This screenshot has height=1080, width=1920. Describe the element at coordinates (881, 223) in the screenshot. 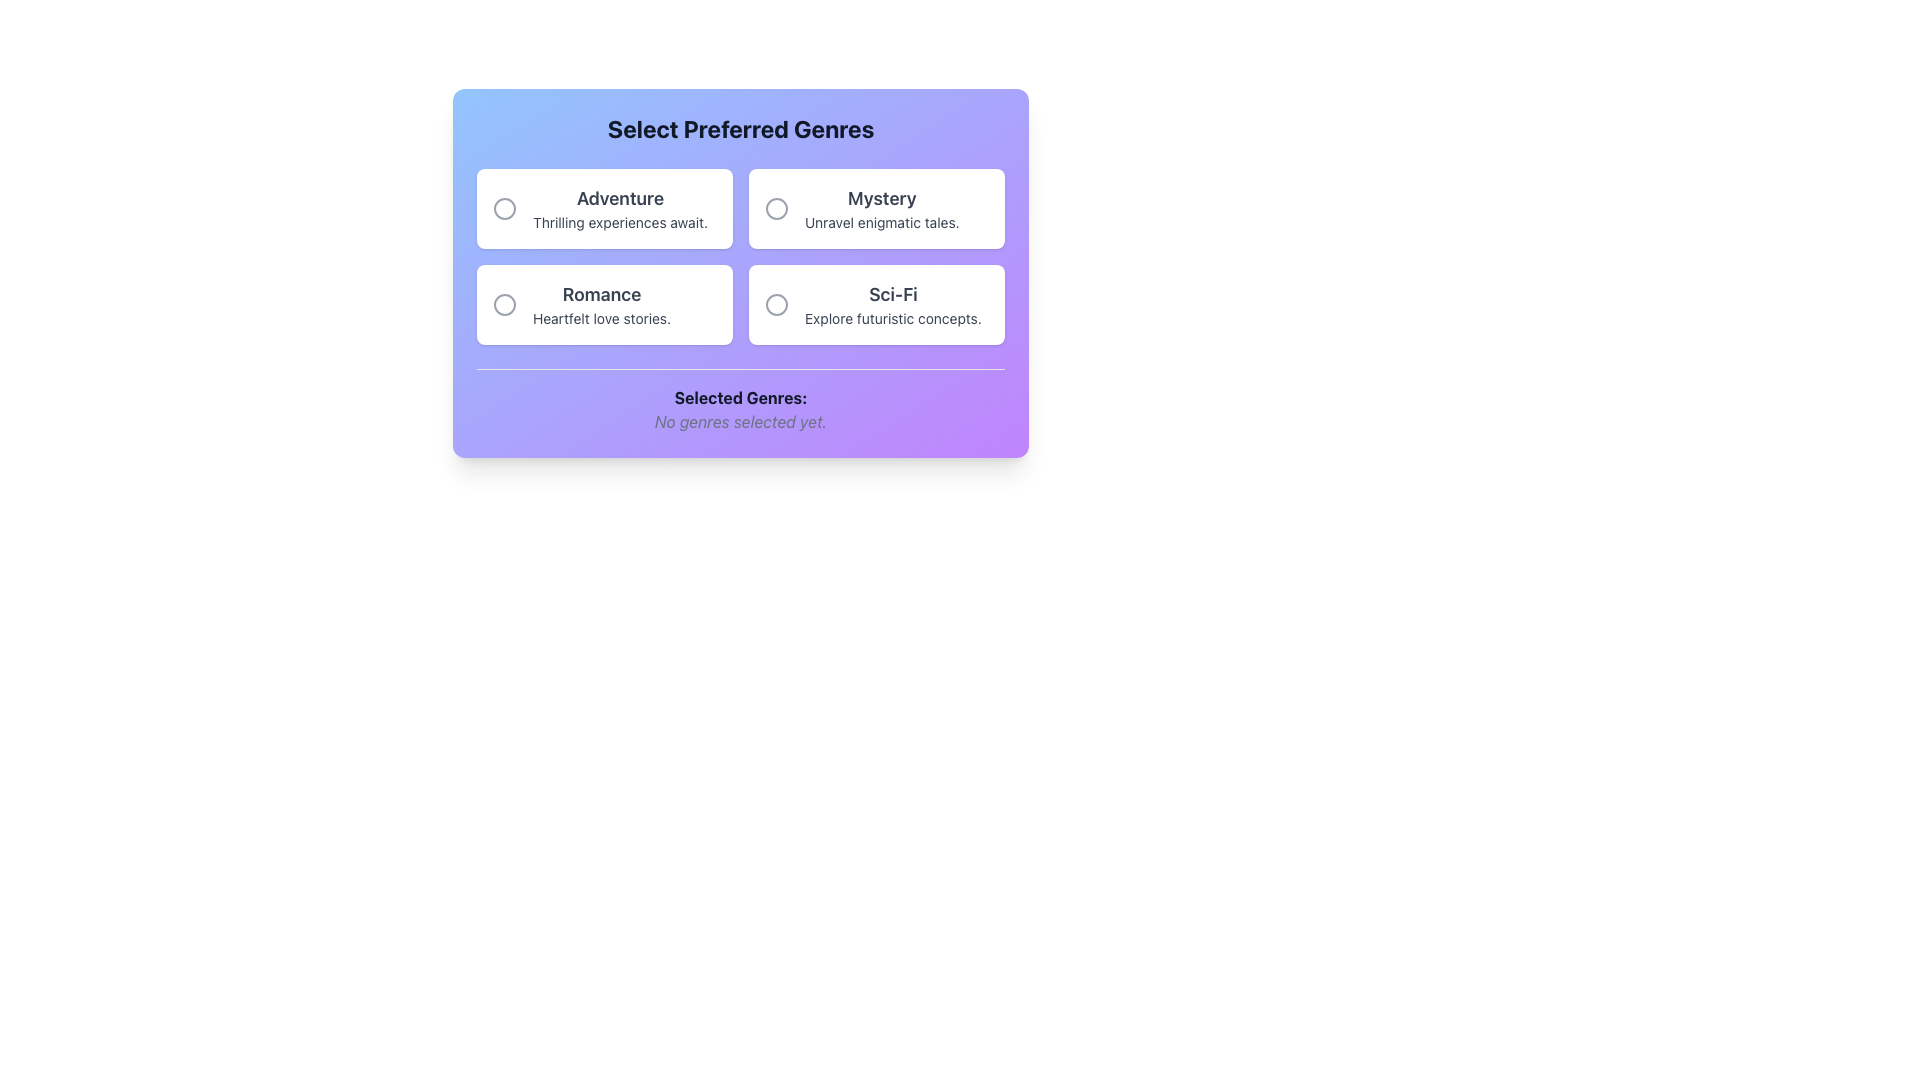

I see `the text label displaying 'Unravel enigmatic tales.' located below the heading 'Mystery' in the 'Select Preferred Genres' section` at that location.